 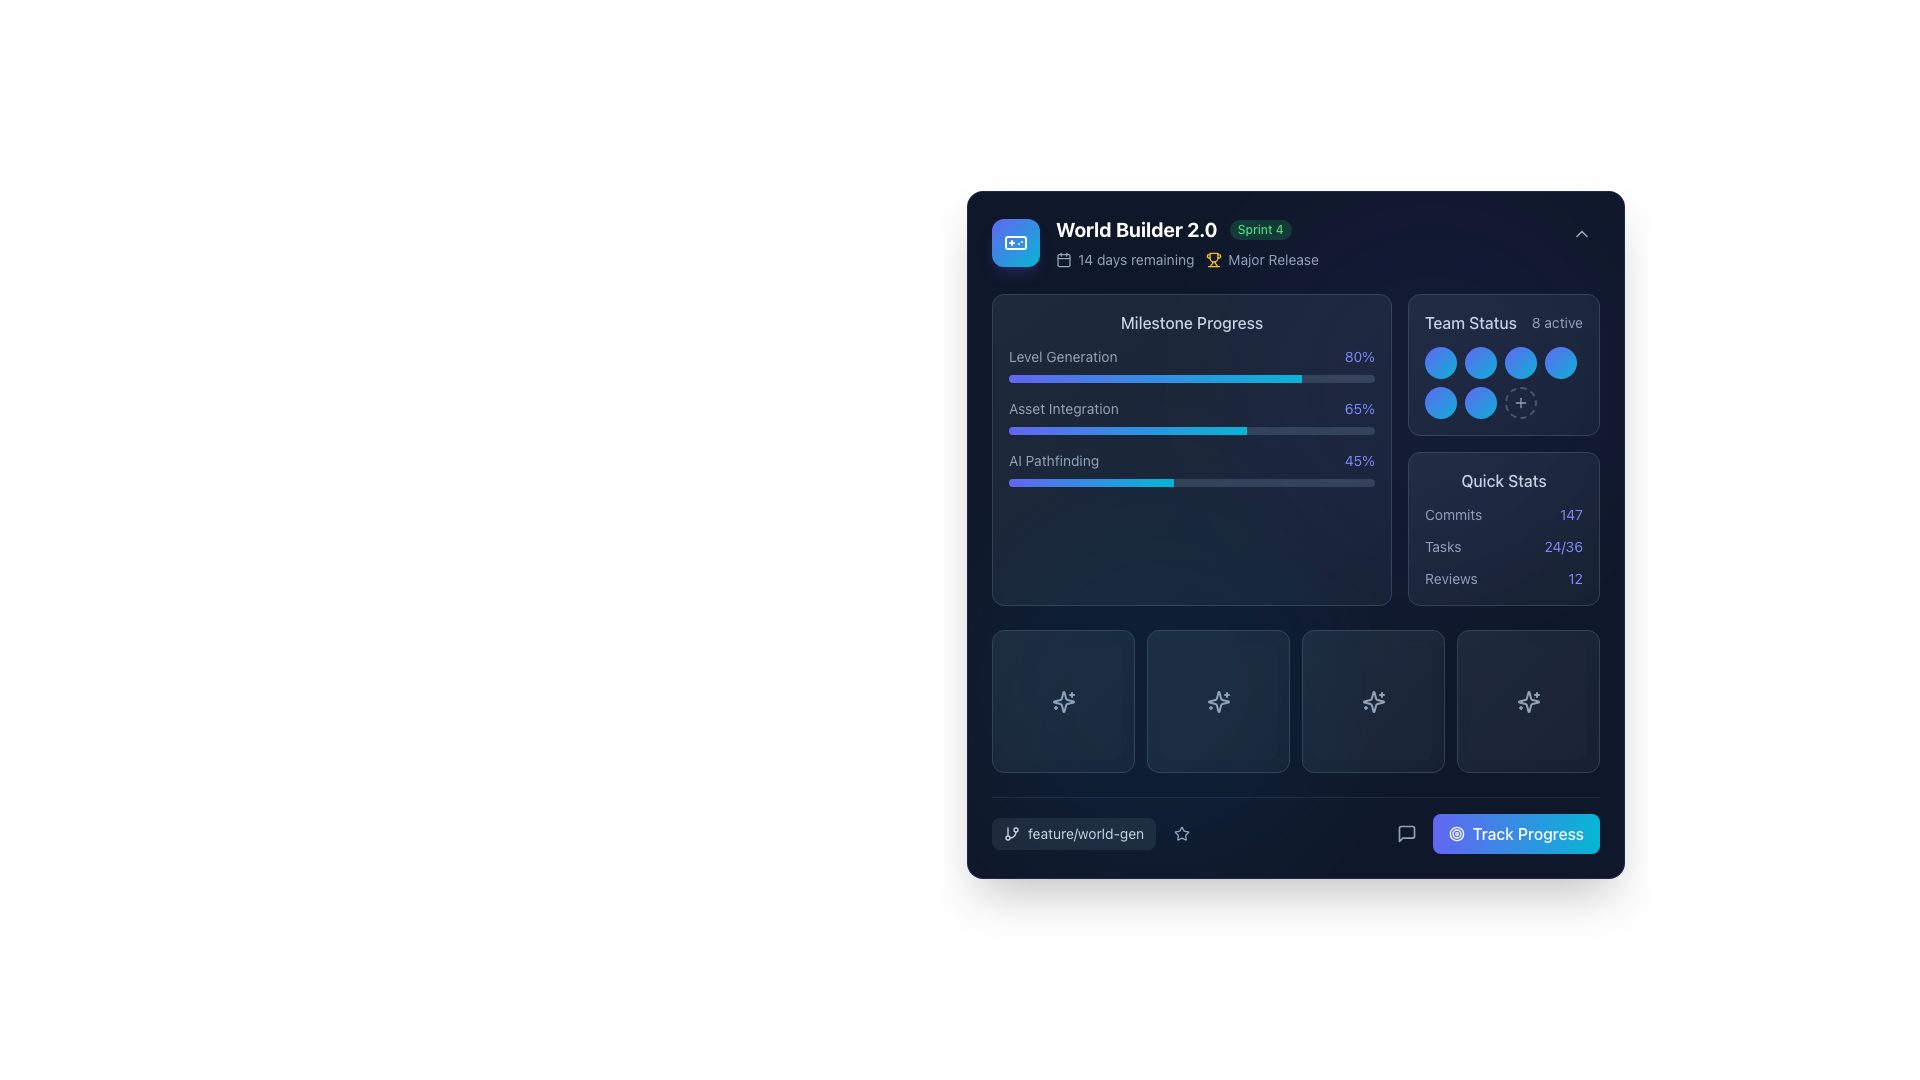 I want to click on the dashed circle with a '+' symbol in the bottom-right corner of the circular grid in the 'Team Status' section, so click(x=1503, y=382).